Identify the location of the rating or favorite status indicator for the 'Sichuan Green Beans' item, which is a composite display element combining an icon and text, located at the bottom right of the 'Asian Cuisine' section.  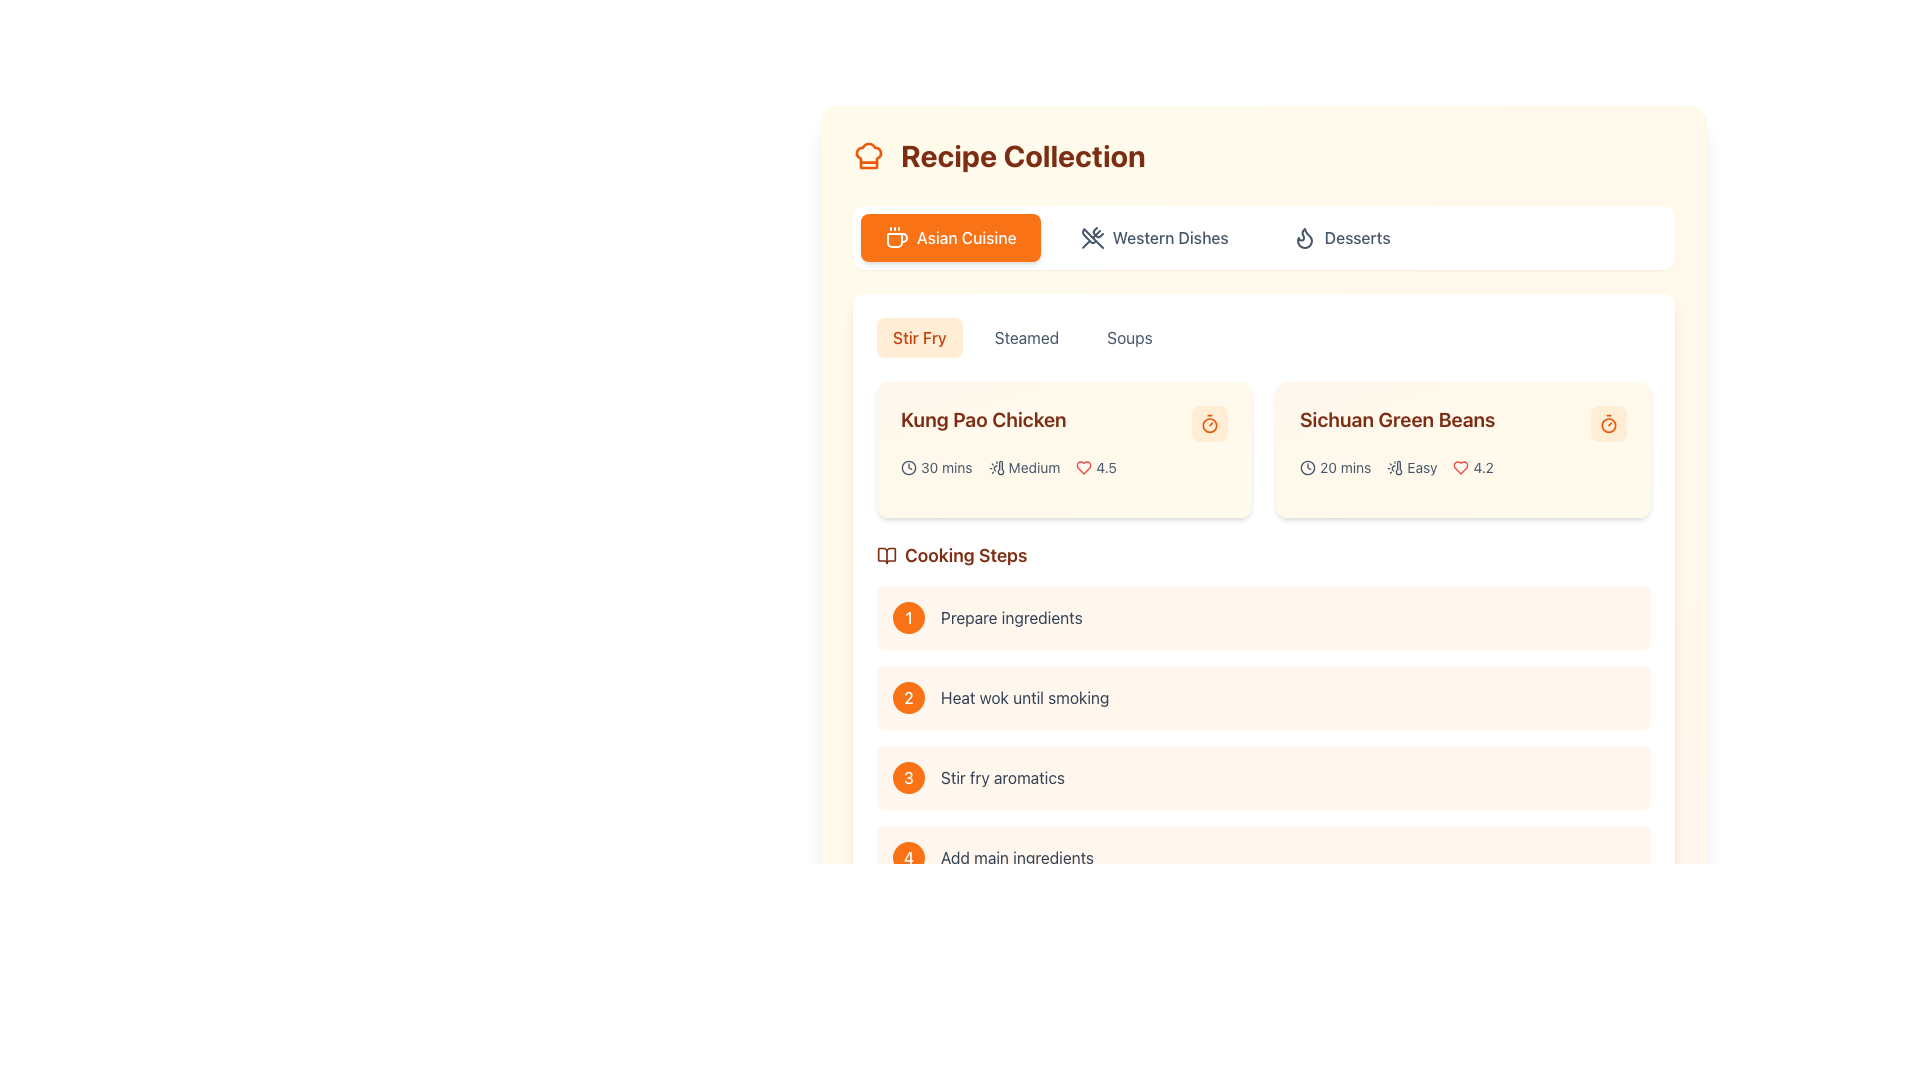
(1473, 467).